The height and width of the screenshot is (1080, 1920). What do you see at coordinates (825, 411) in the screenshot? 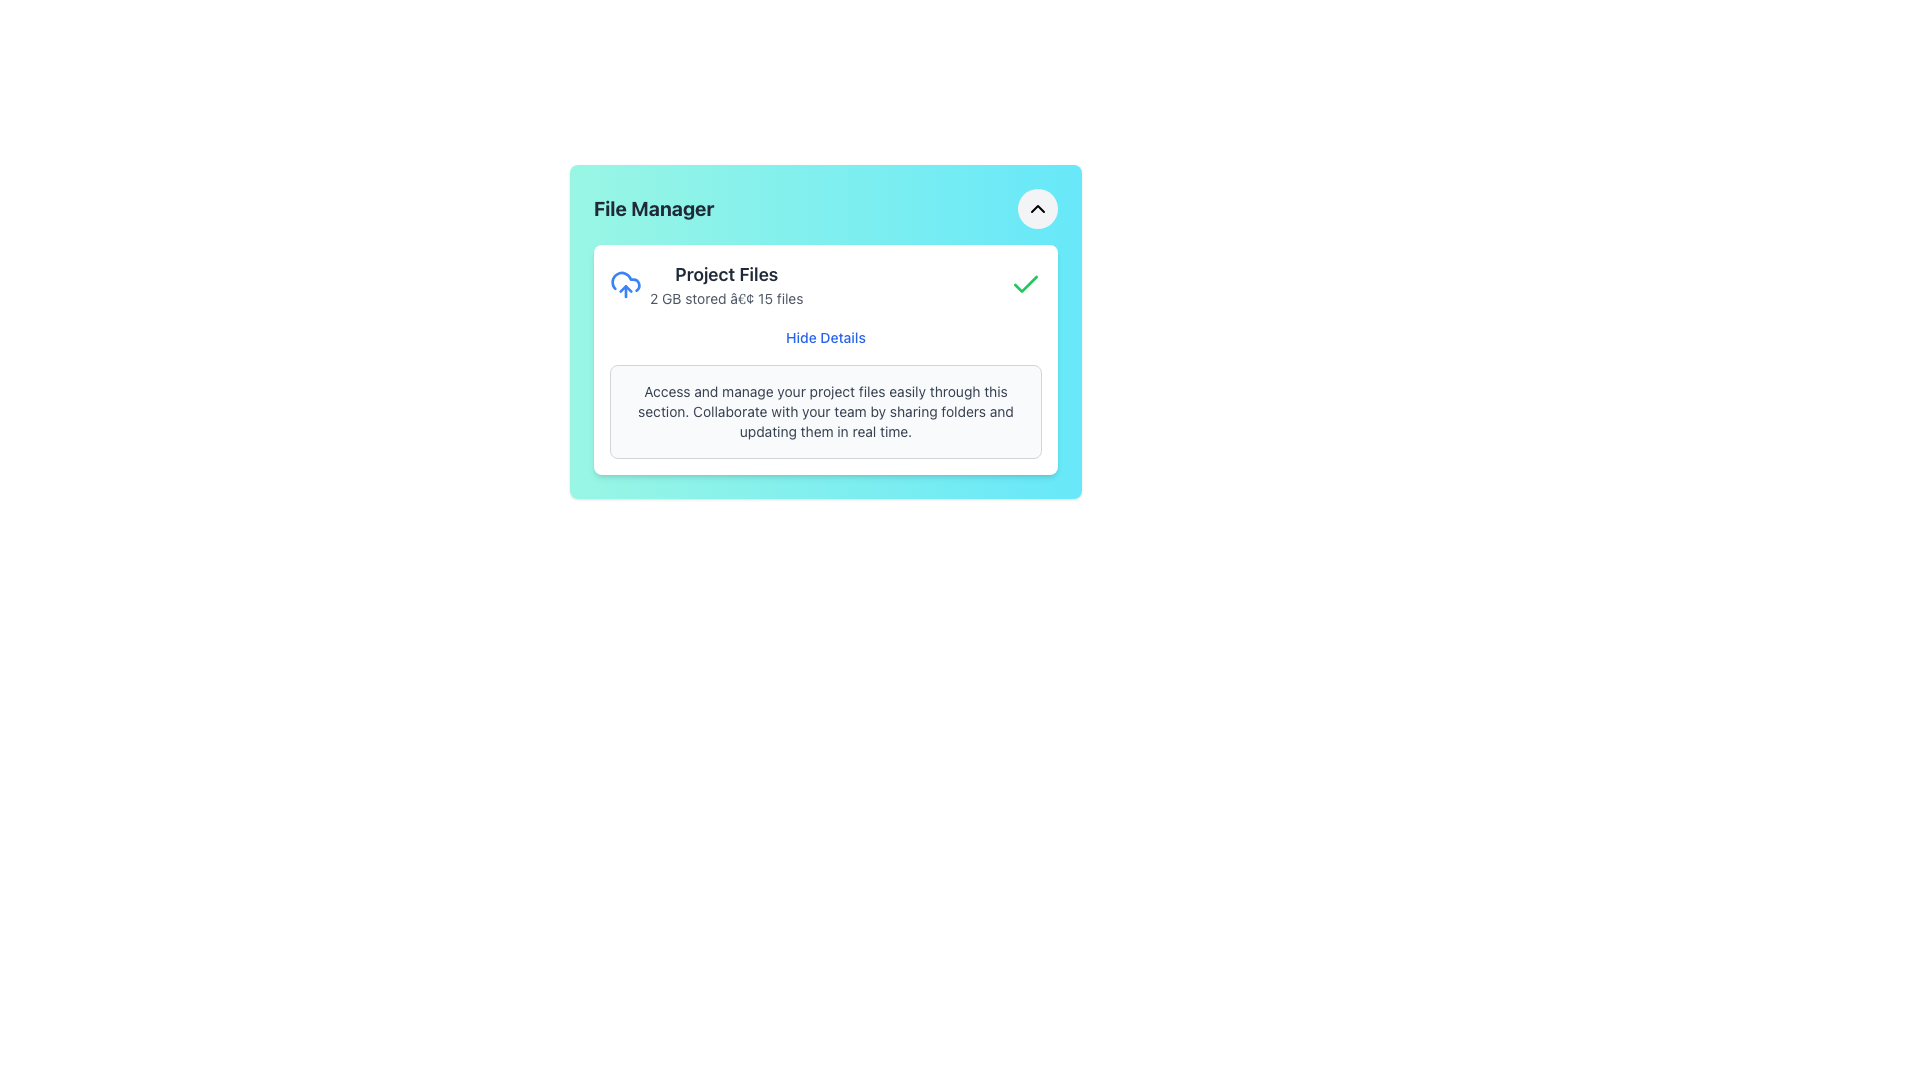
I see `the Informational Text Block that describes managing project files, which is located below the 'Hide Details' link in the 'Project Files' section` at bounding box center [825, 411].